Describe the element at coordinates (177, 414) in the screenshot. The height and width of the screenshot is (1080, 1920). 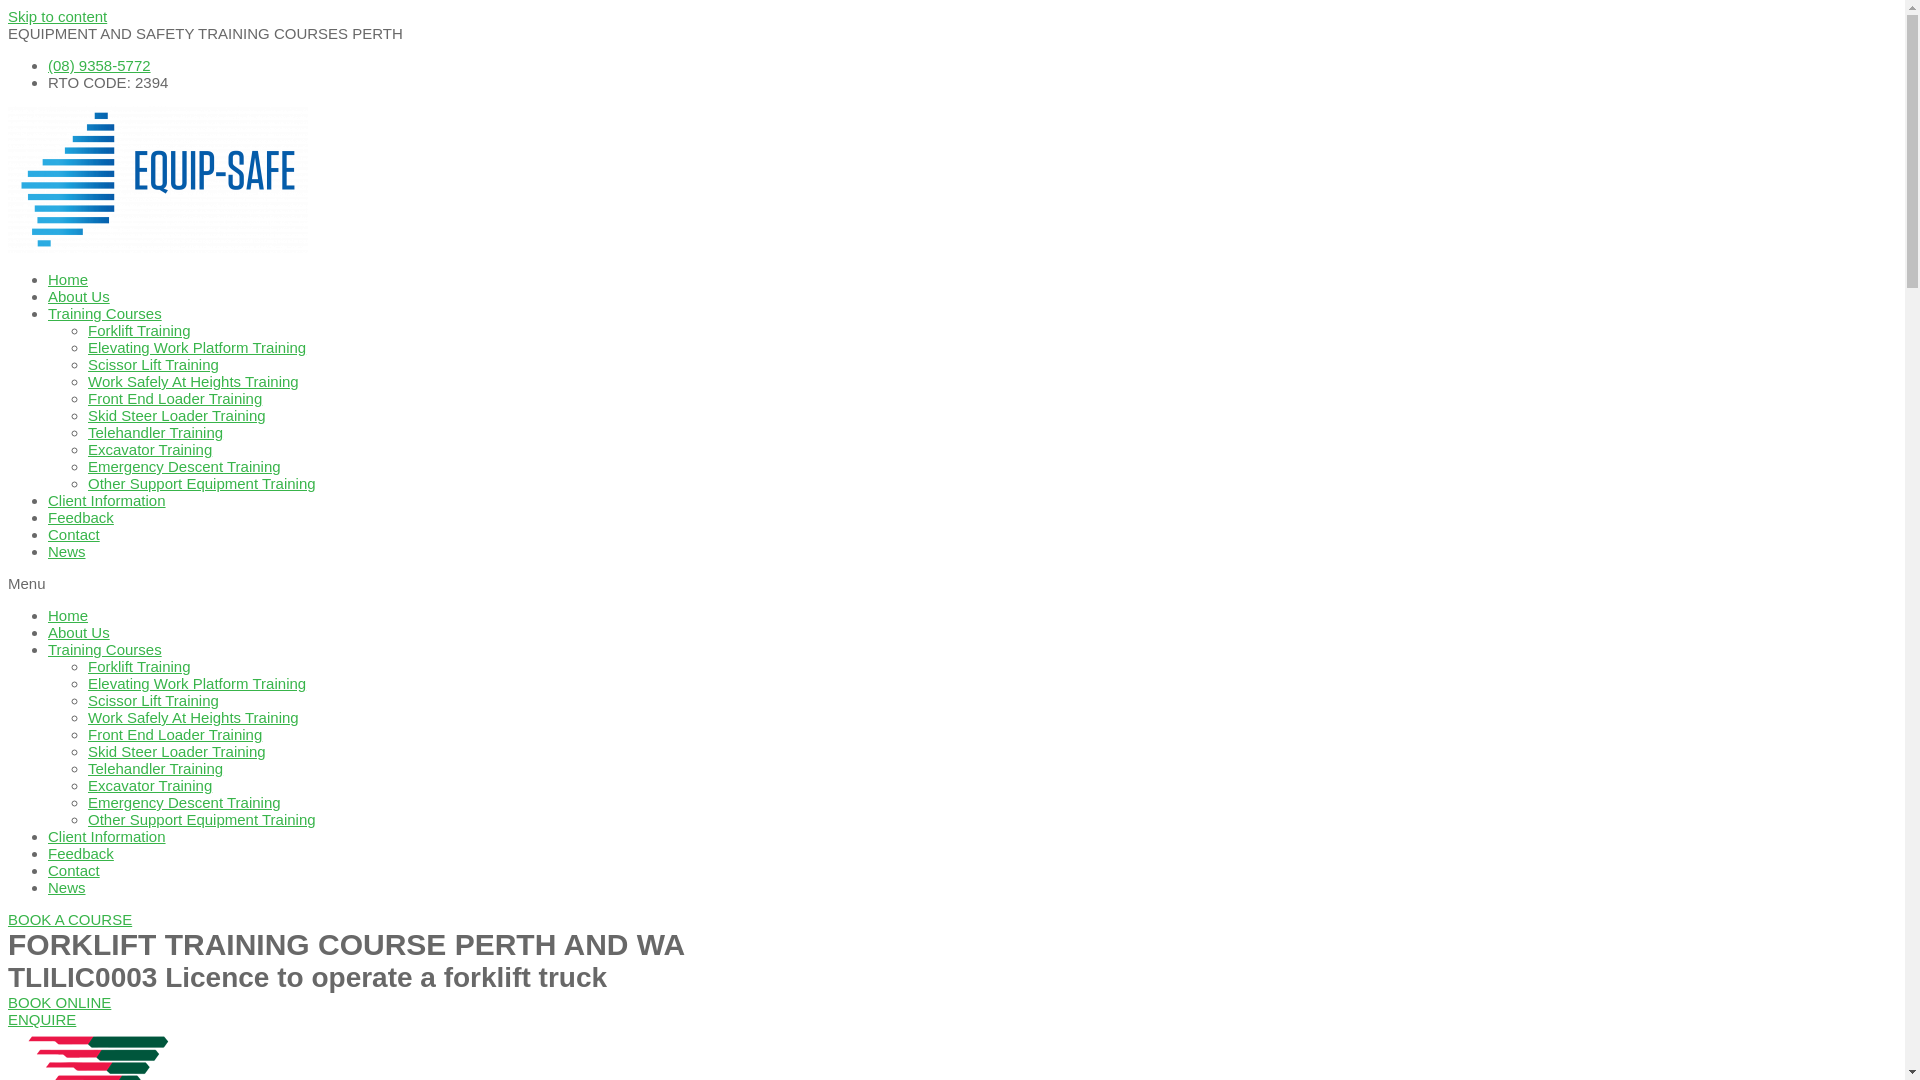
I see `'Skid Steer Loader Training'` at that location.